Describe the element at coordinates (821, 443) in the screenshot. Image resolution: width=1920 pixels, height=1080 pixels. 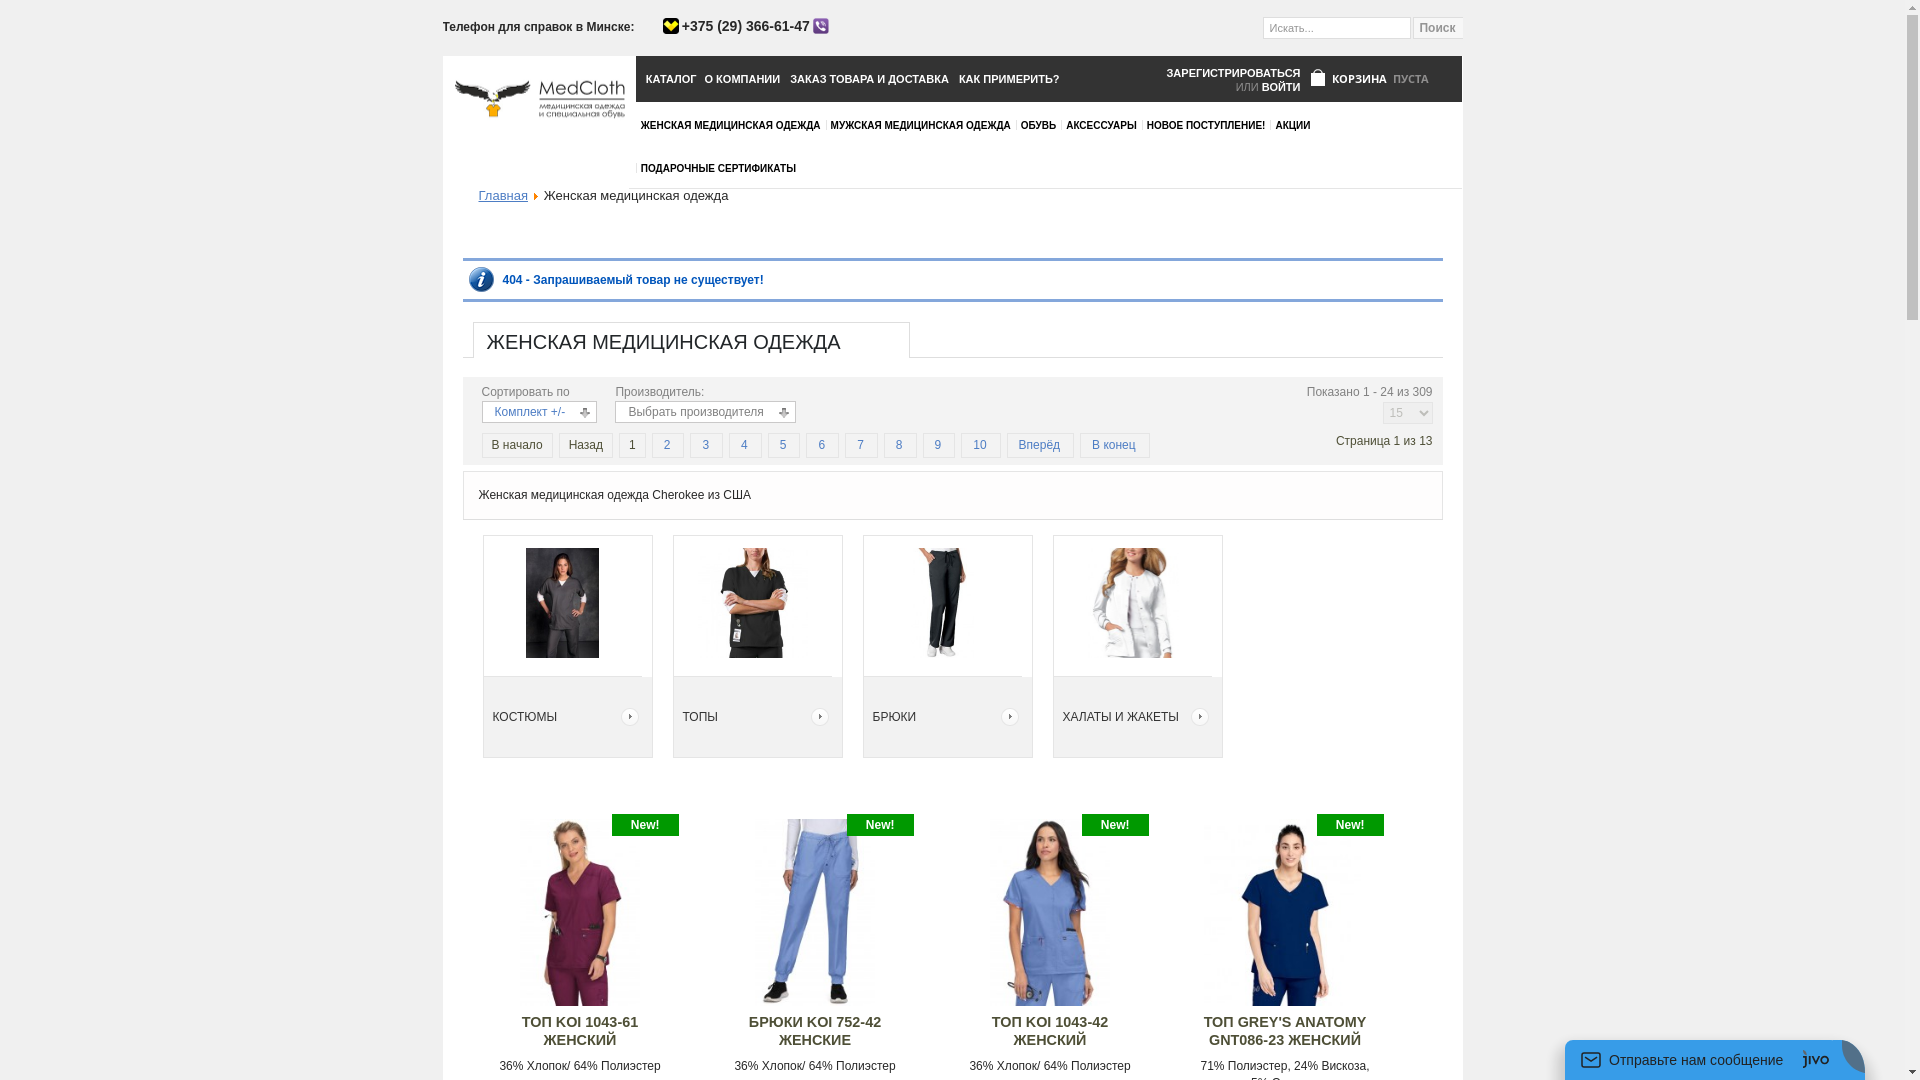
I see `'6'` at that location.